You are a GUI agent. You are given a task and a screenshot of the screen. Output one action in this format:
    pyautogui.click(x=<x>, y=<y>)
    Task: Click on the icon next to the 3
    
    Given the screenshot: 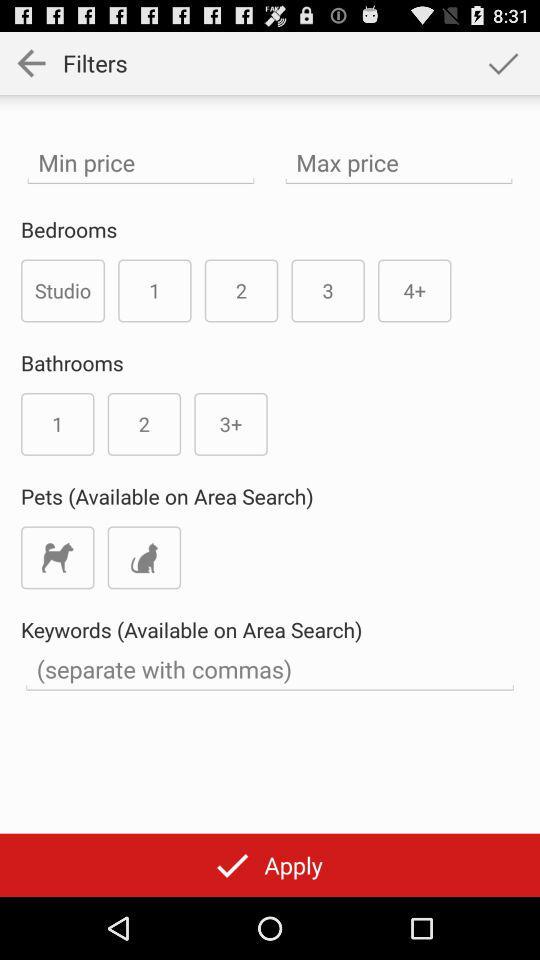 What is the action you would take?
    pyautogui.click(x=413, y=289)
    